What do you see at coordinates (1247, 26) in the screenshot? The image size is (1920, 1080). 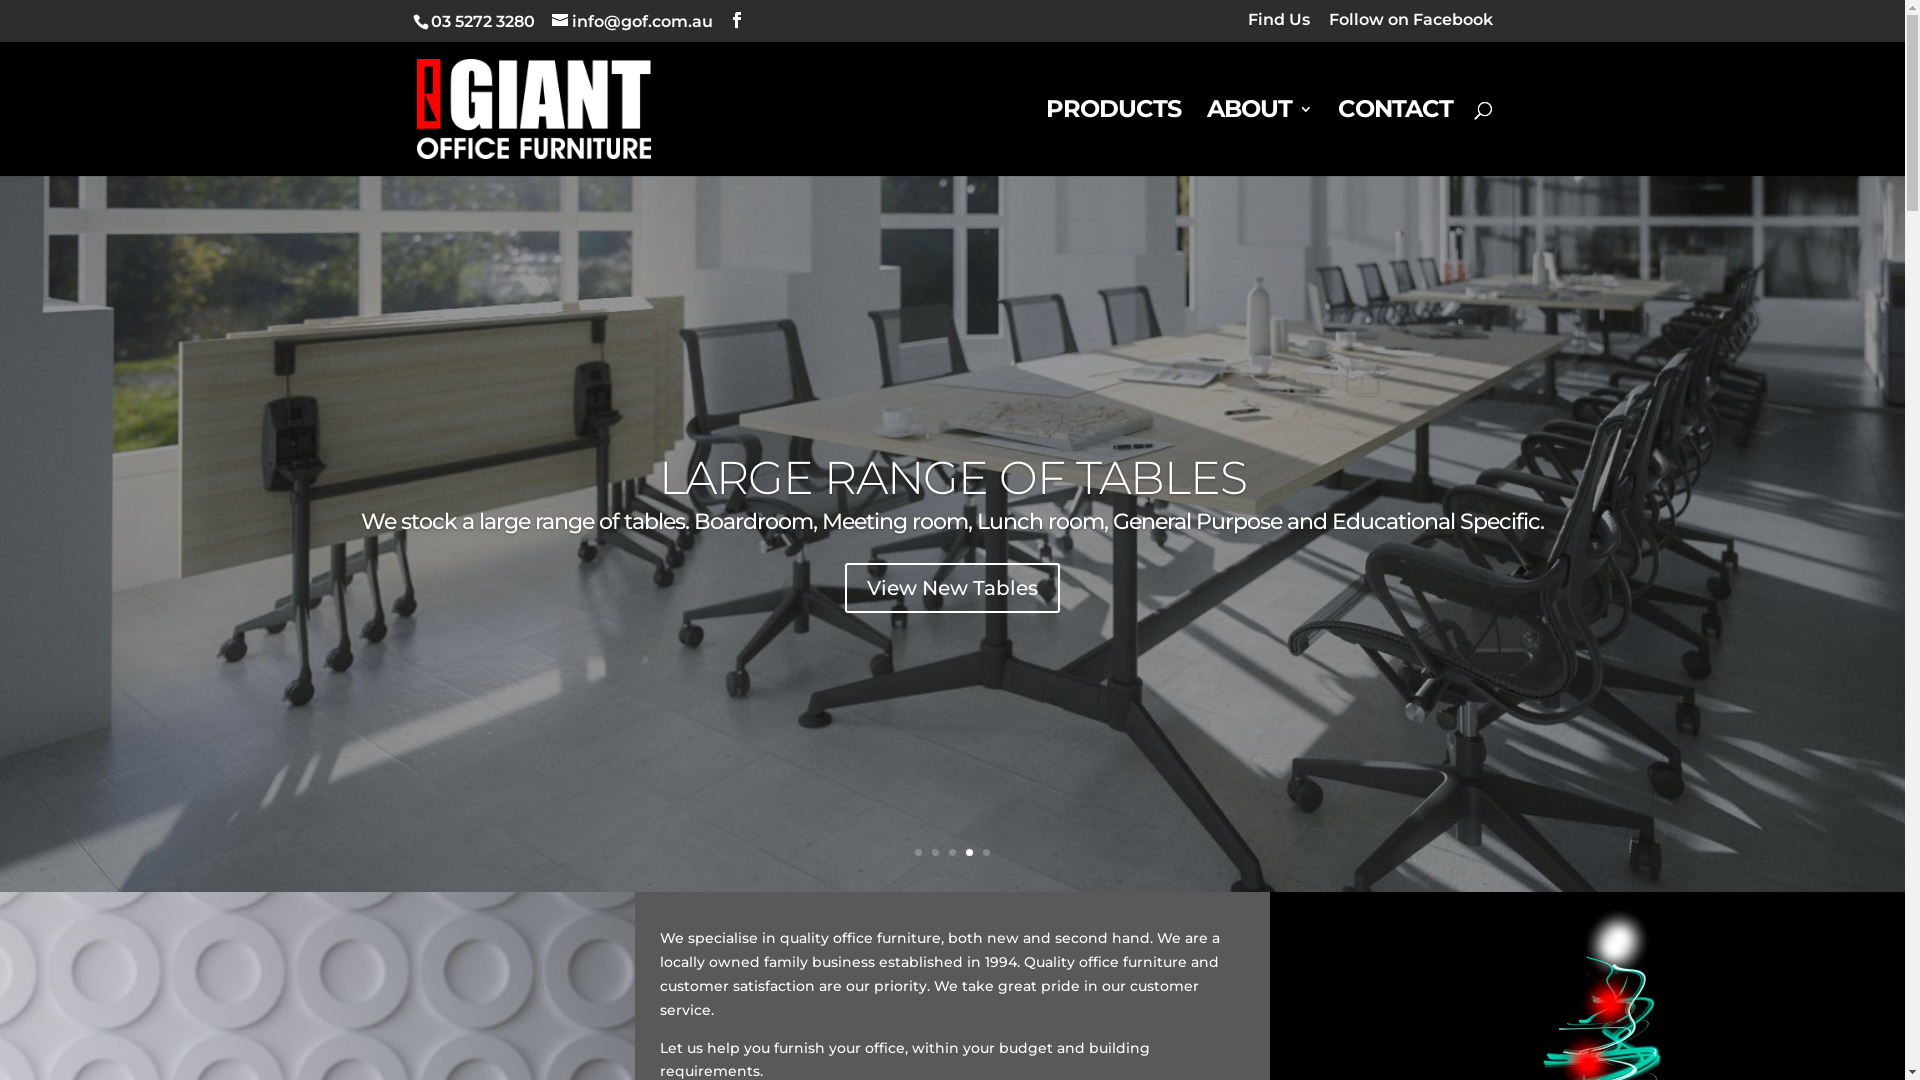 I see `'Find Us'` at bounding box center [1247, 26].